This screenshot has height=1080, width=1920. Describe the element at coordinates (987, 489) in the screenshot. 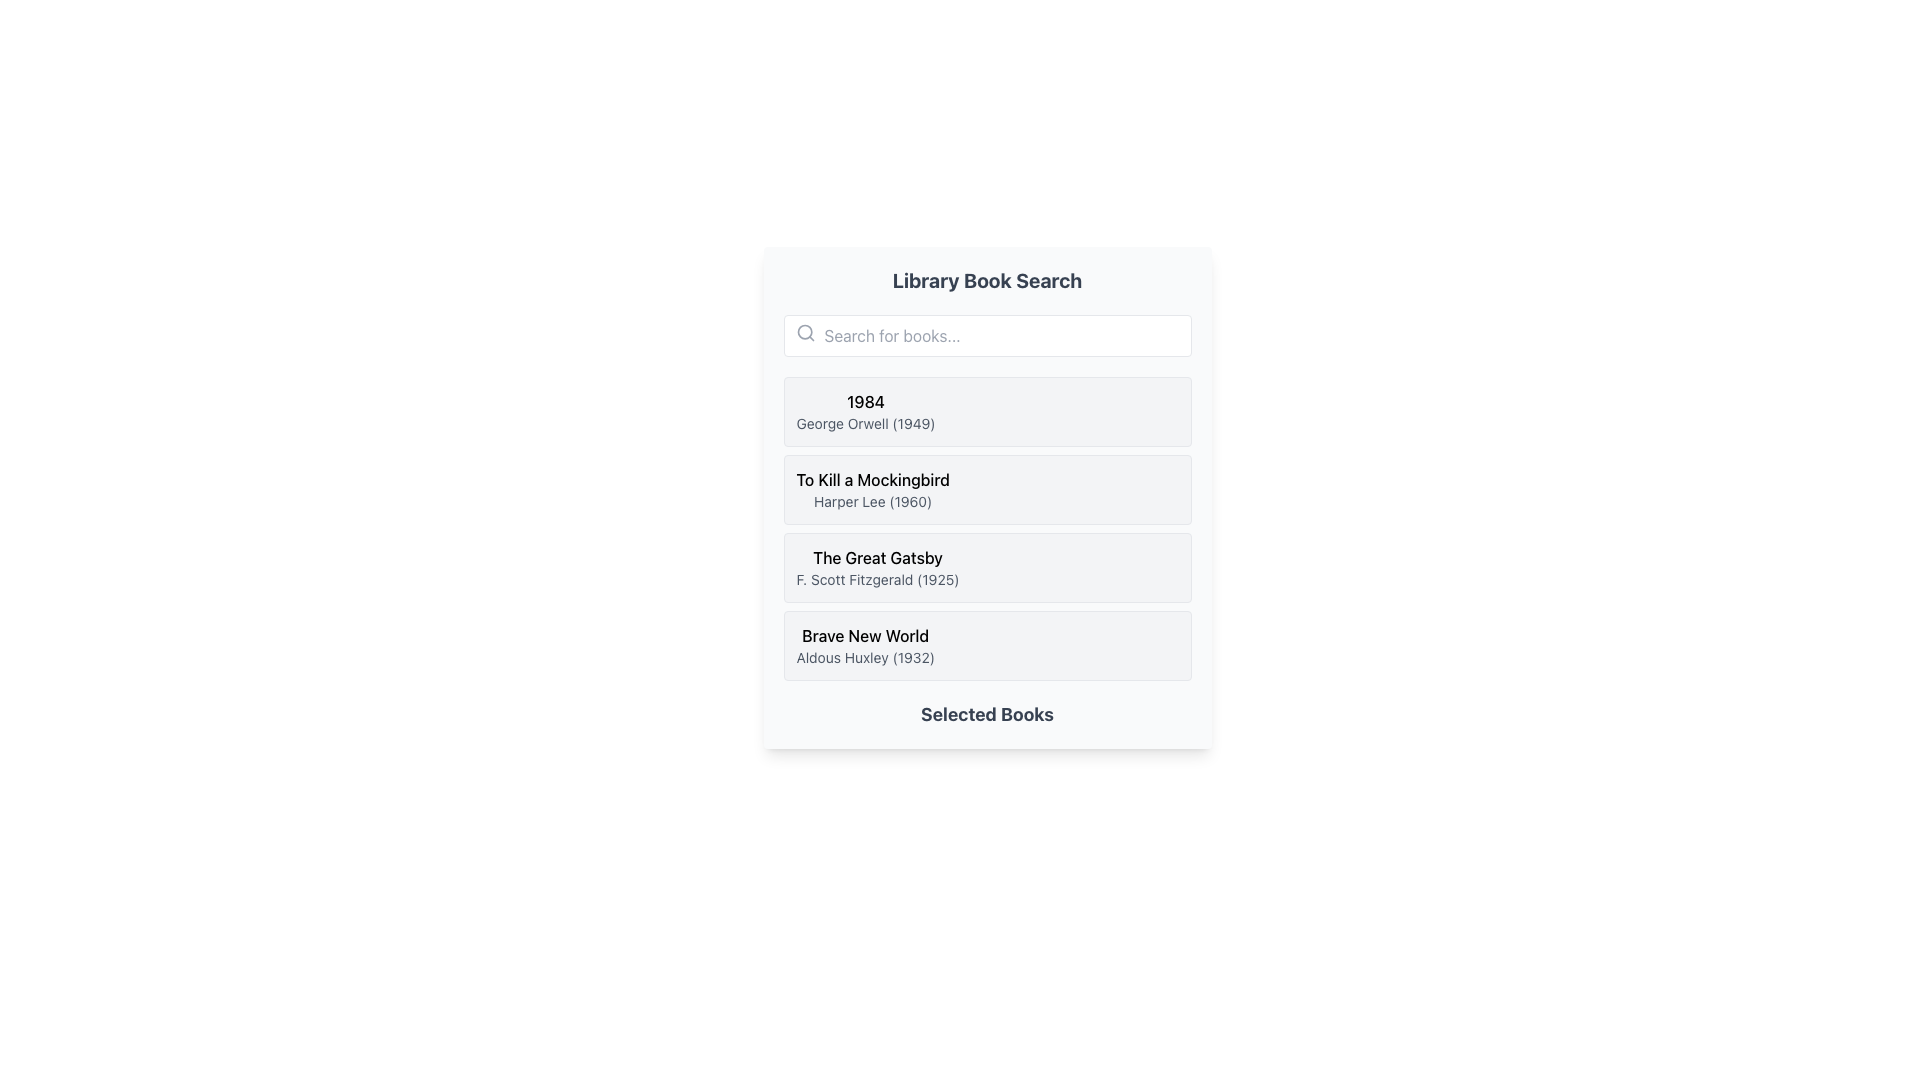

I see `the List item displaying 'To Kill a Mockingbird' by Harper Lee` at that location.